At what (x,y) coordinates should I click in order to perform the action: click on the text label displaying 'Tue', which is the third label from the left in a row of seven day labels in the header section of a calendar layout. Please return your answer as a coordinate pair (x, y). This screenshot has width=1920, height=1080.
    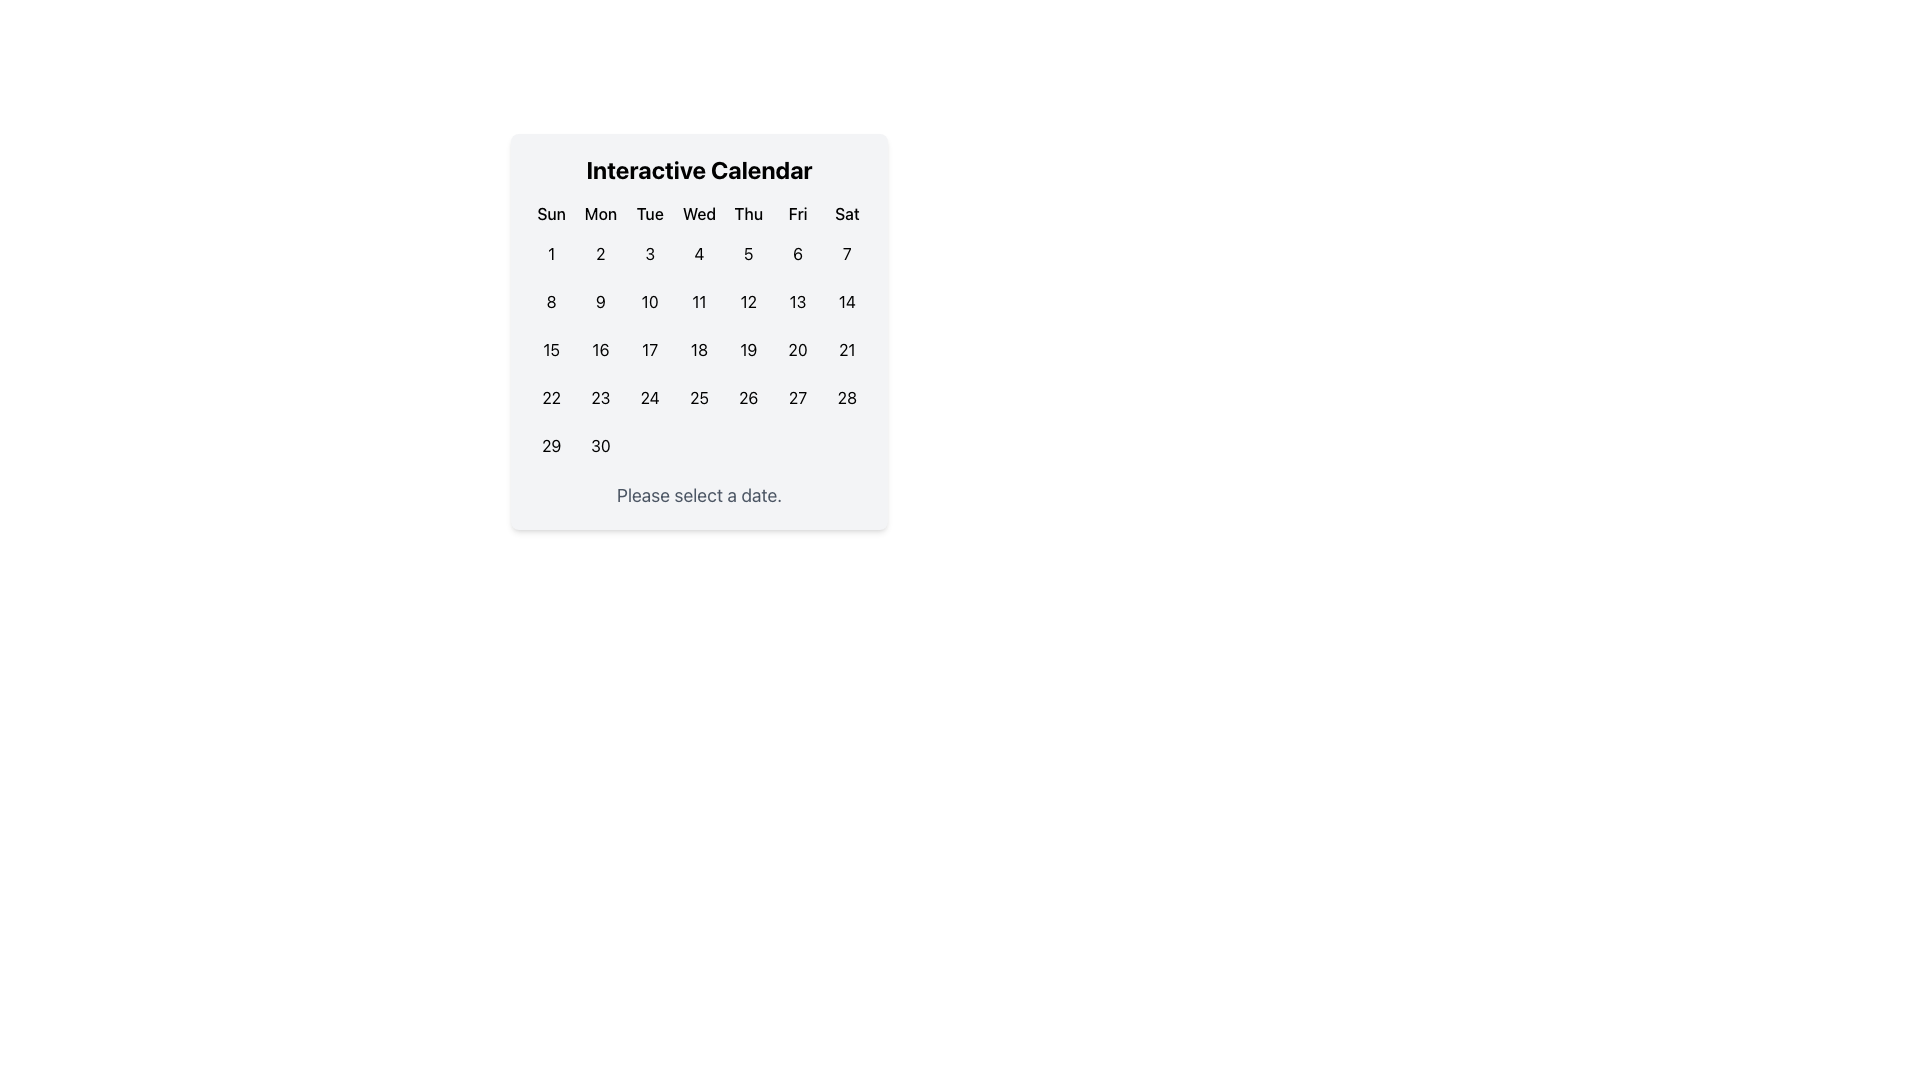
    Looking at the image, I should click on (650, 213).